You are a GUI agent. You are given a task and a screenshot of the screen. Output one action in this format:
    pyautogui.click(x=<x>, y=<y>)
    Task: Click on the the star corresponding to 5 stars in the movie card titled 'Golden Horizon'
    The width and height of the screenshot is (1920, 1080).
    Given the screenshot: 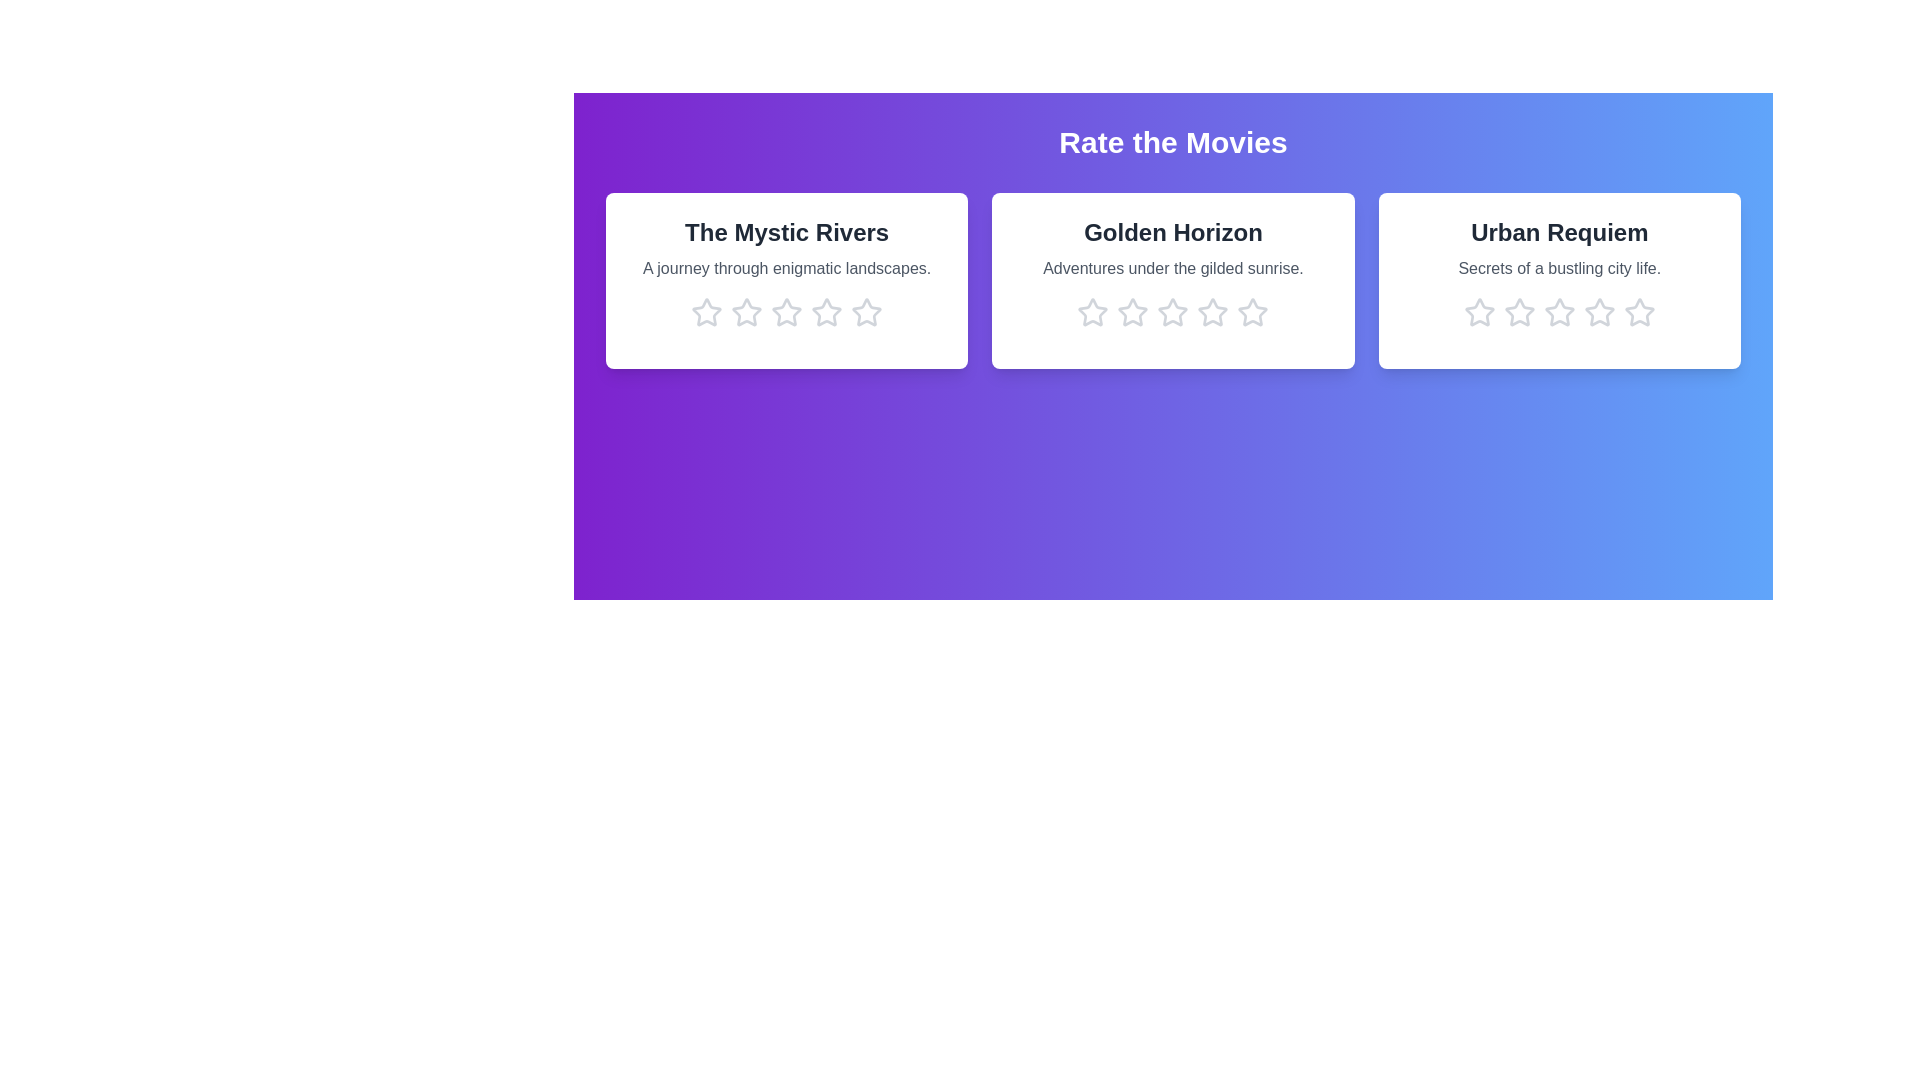 What is the action you would take?
    pyautogui.click(x=1252, y=312)
    